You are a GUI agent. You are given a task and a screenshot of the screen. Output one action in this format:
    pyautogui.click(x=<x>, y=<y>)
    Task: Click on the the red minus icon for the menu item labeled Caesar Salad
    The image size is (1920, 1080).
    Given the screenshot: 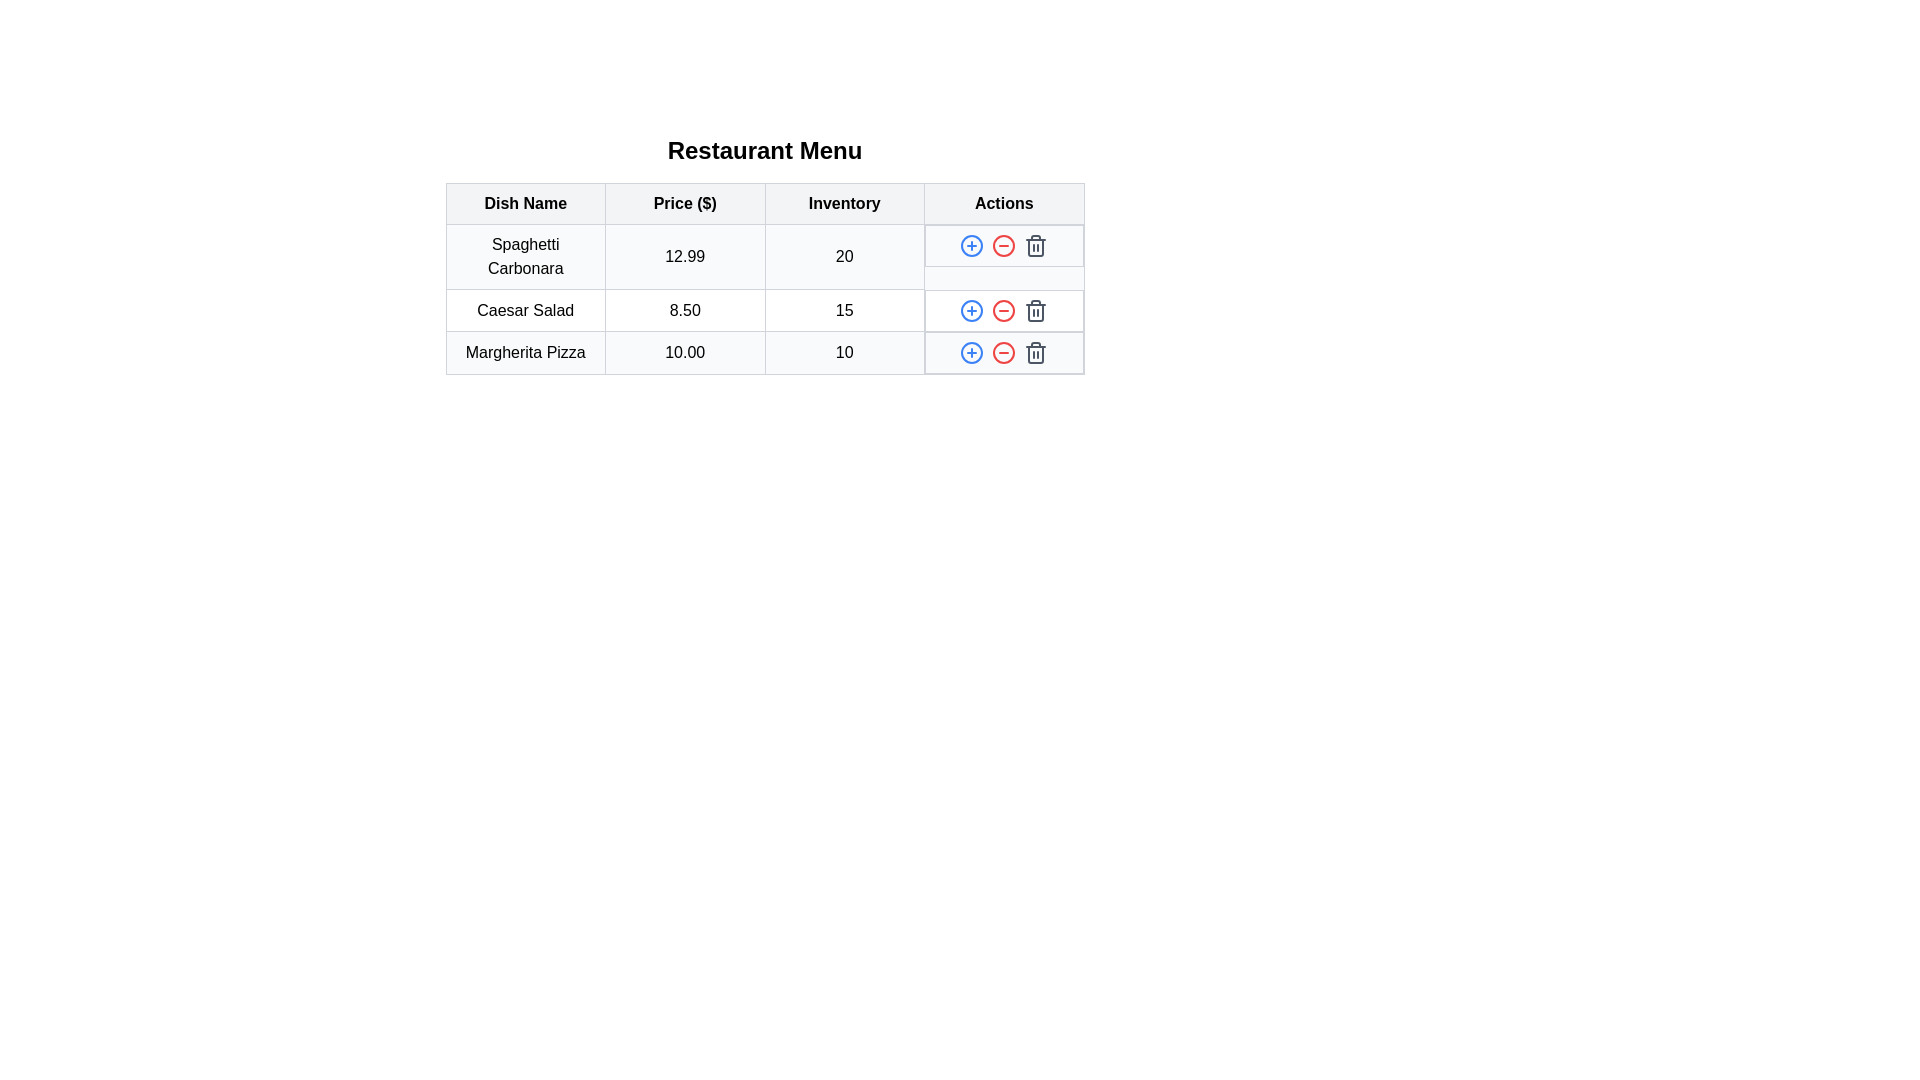 What is the action you would take?
    pyautogui.click(x=1004, y=310)
    